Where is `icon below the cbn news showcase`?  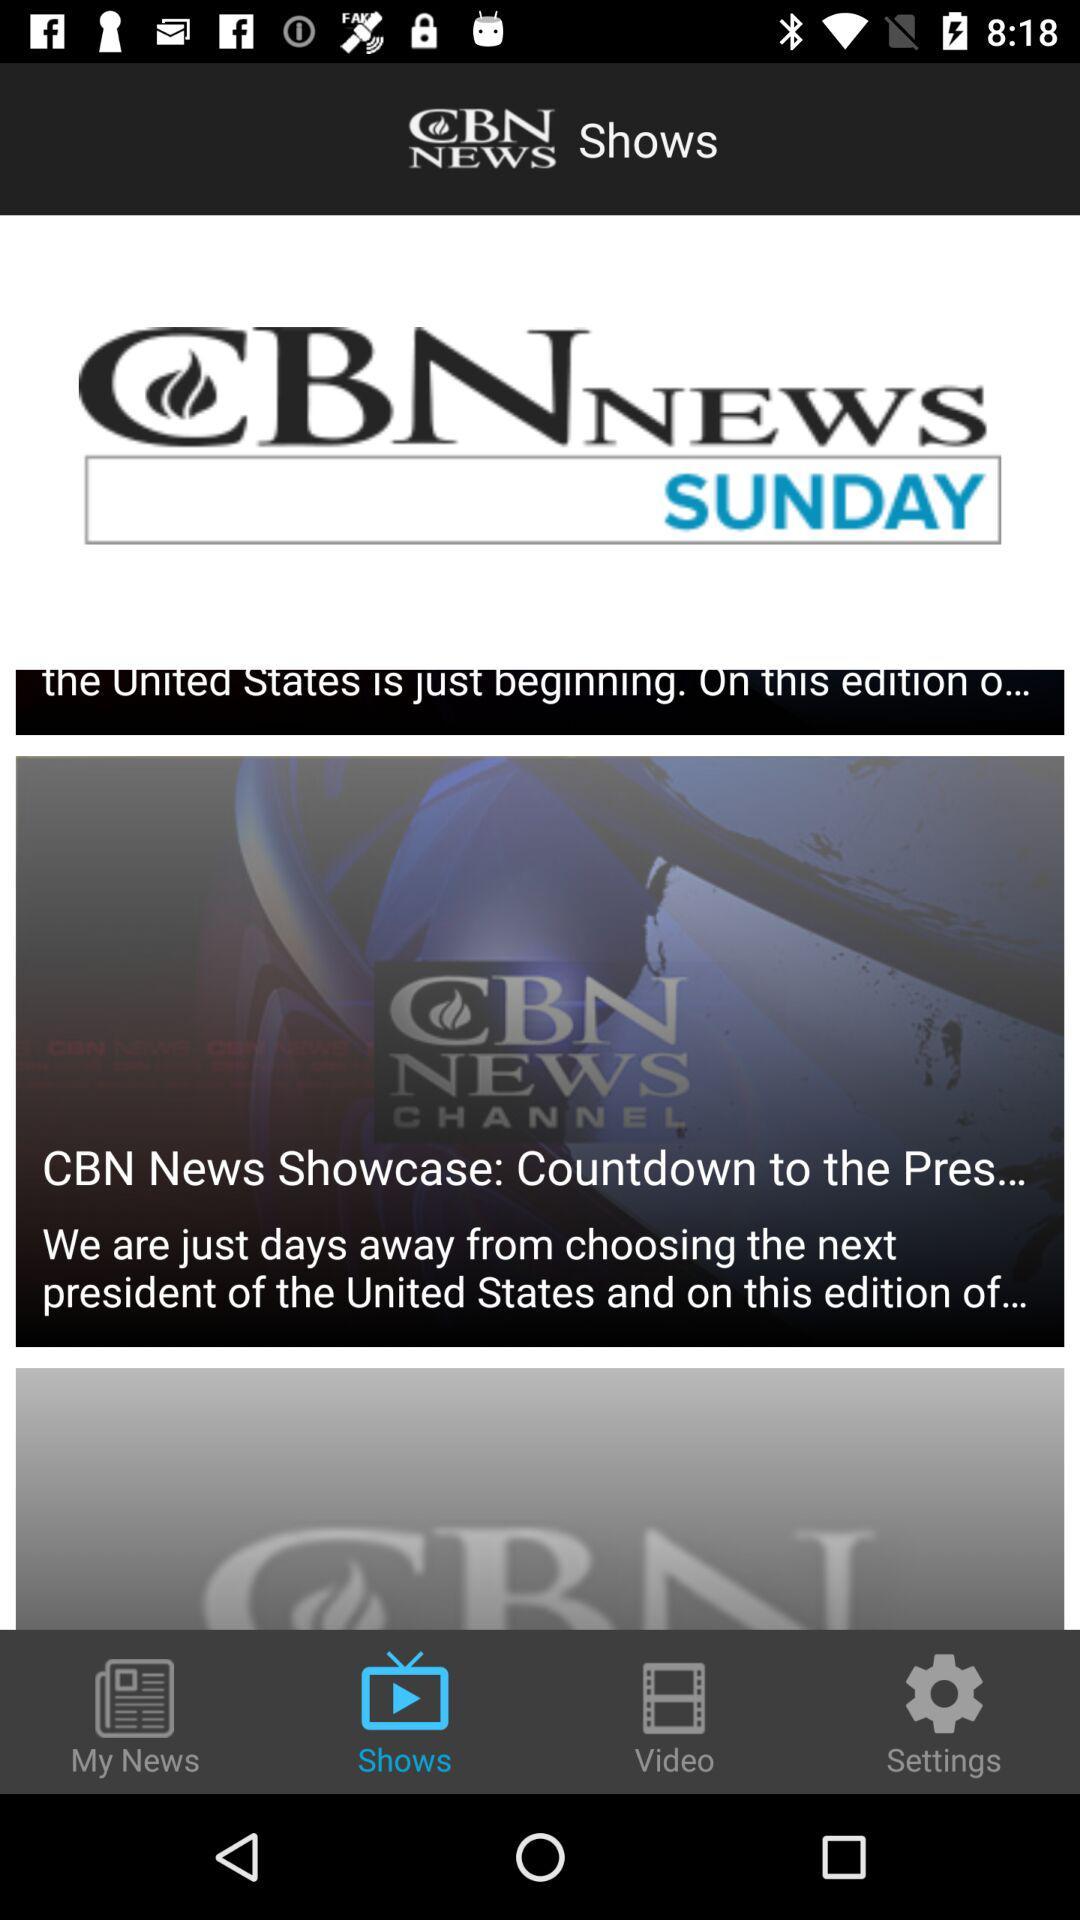 icon below the cbn news showcase is located at coordinates (540, 1098).